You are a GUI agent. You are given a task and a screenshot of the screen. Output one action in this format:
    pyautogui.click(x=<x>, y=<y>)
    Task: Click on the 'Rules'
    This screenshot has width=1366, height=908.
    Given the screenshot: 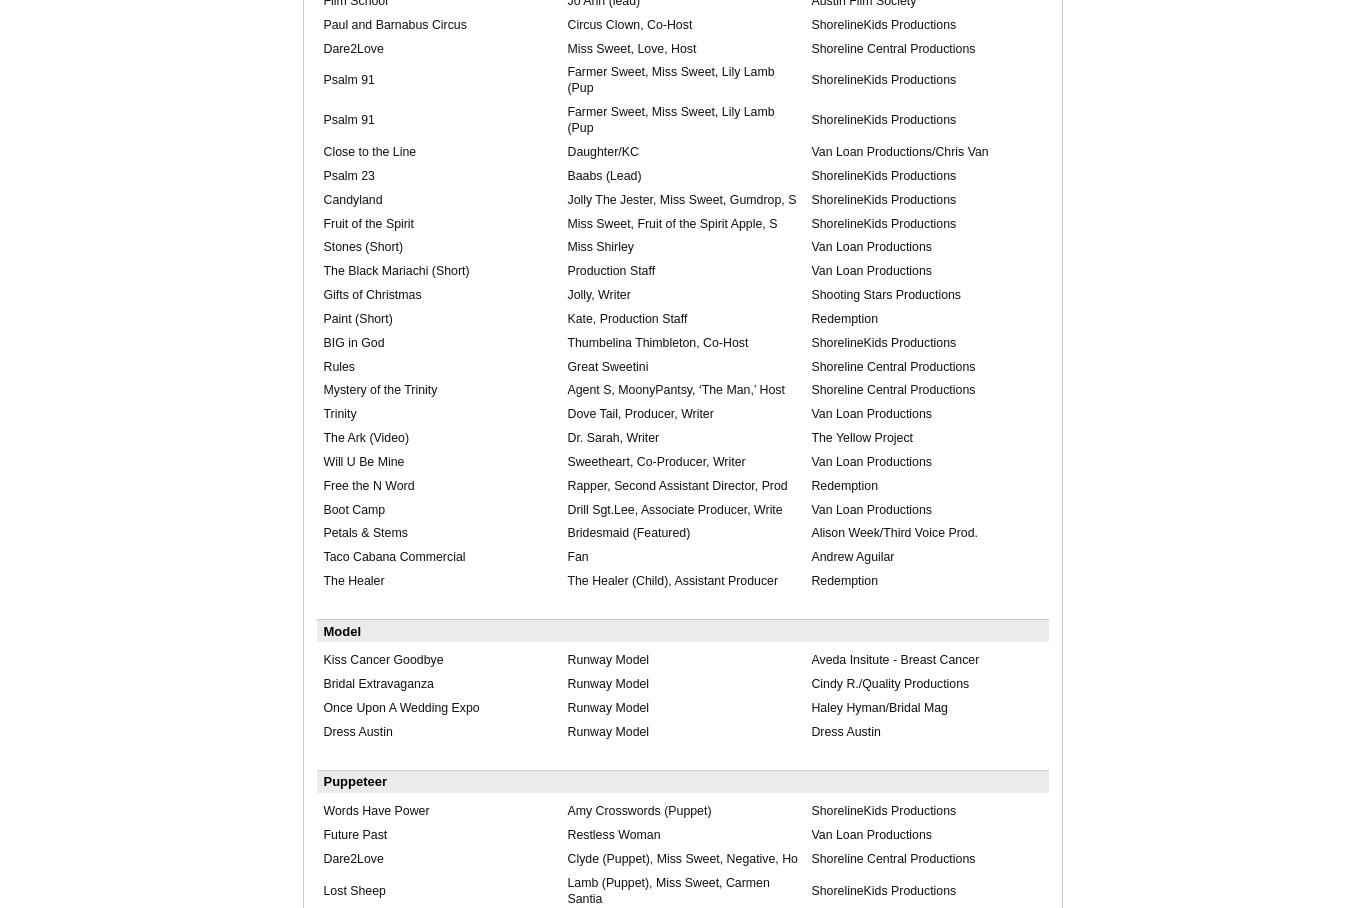 What is the action you would take?
    pyautogui.click(x=323, y=366)
    